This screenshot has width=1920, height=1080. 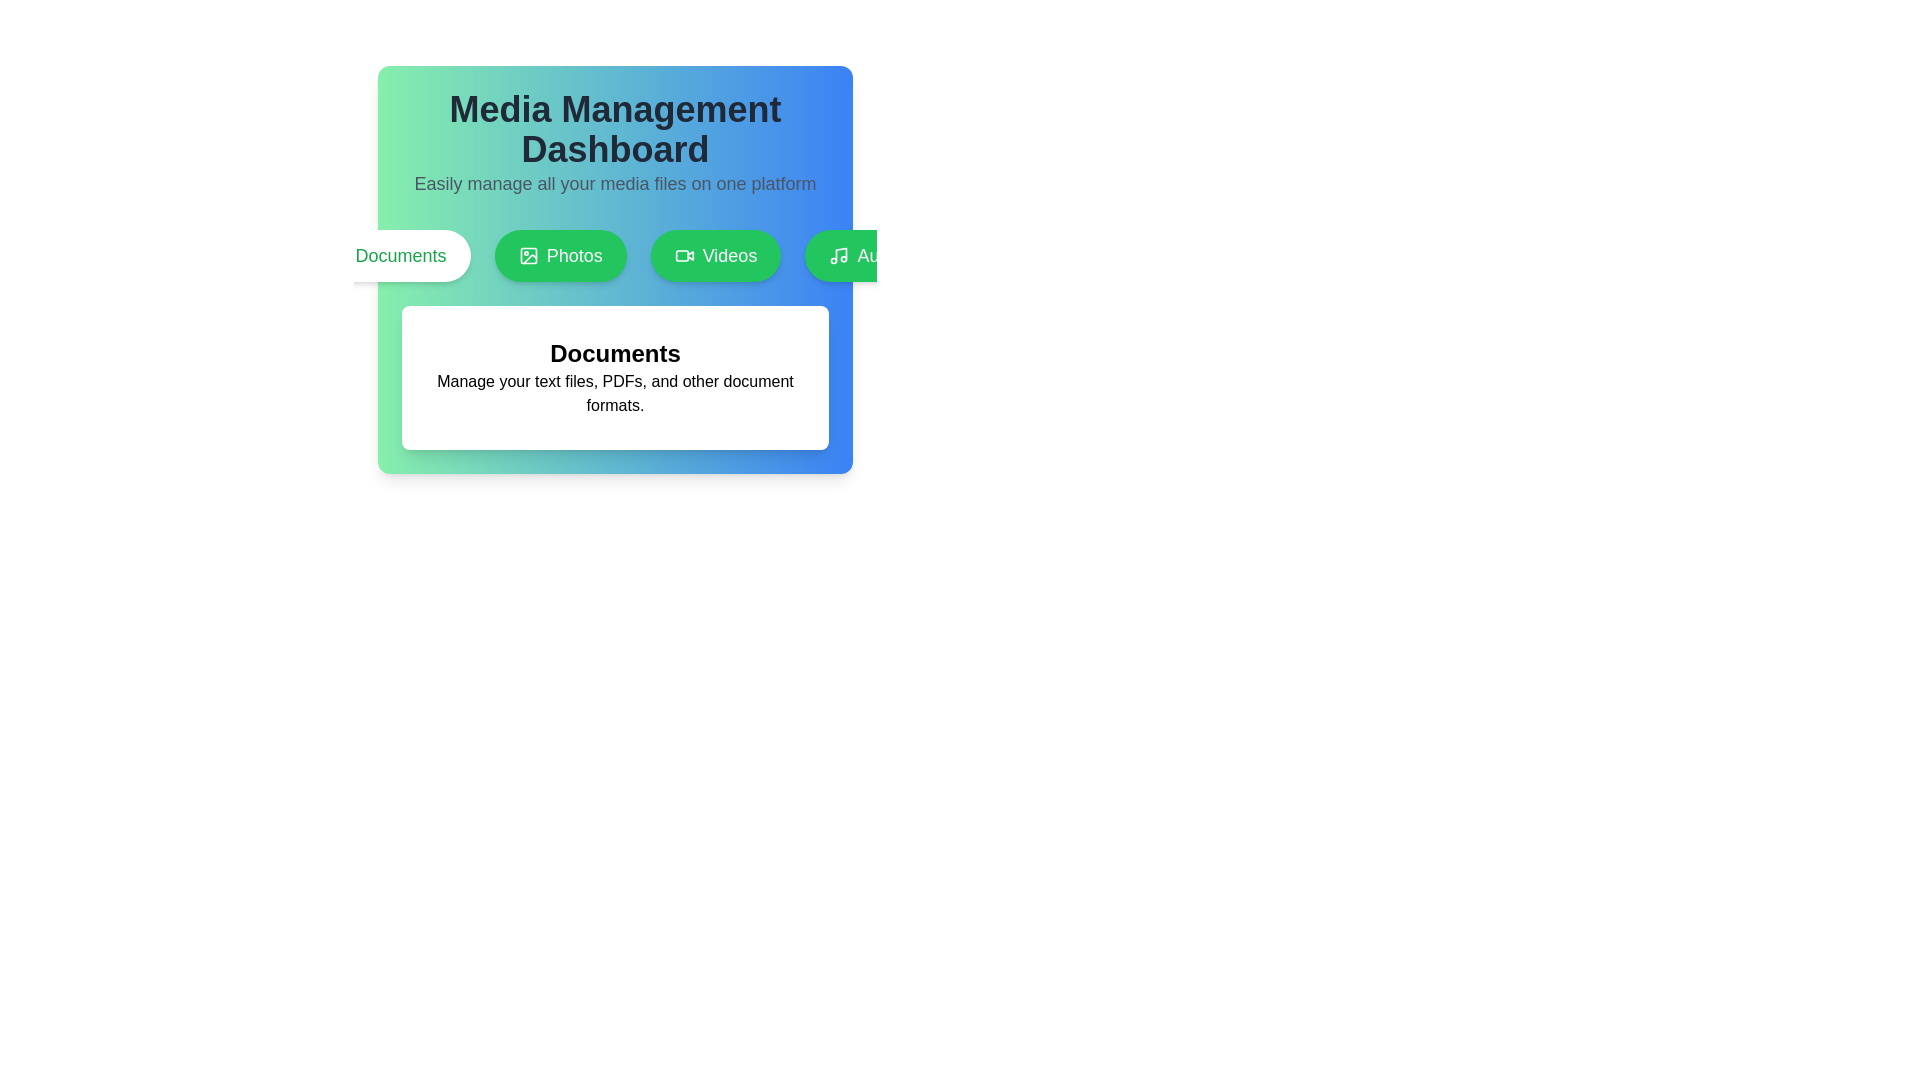 I want to click on the text element that reads 'Easily manage all your media files on one platform', which is styled in light gray and positioned beneath the heading 'Media Management Dashboard', so click(x=614, y=184).